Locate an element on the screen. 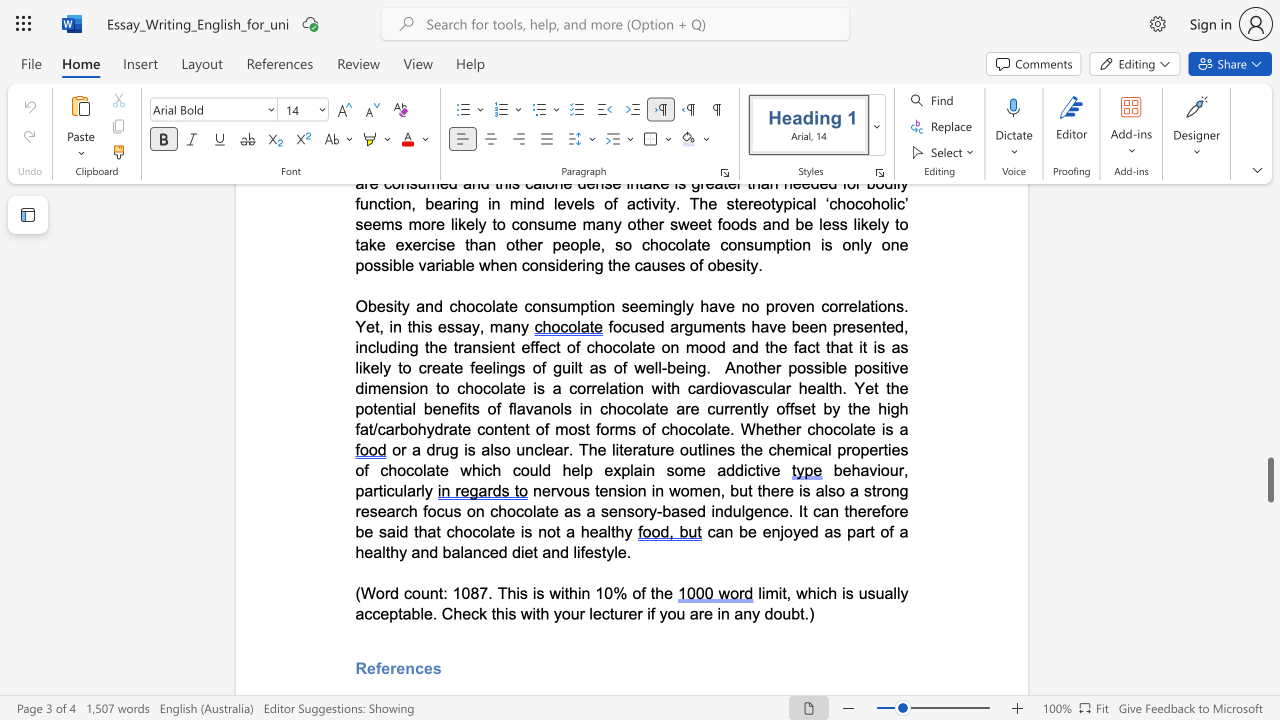  the scrollbar on the side is located at coordinates (1269, 328).